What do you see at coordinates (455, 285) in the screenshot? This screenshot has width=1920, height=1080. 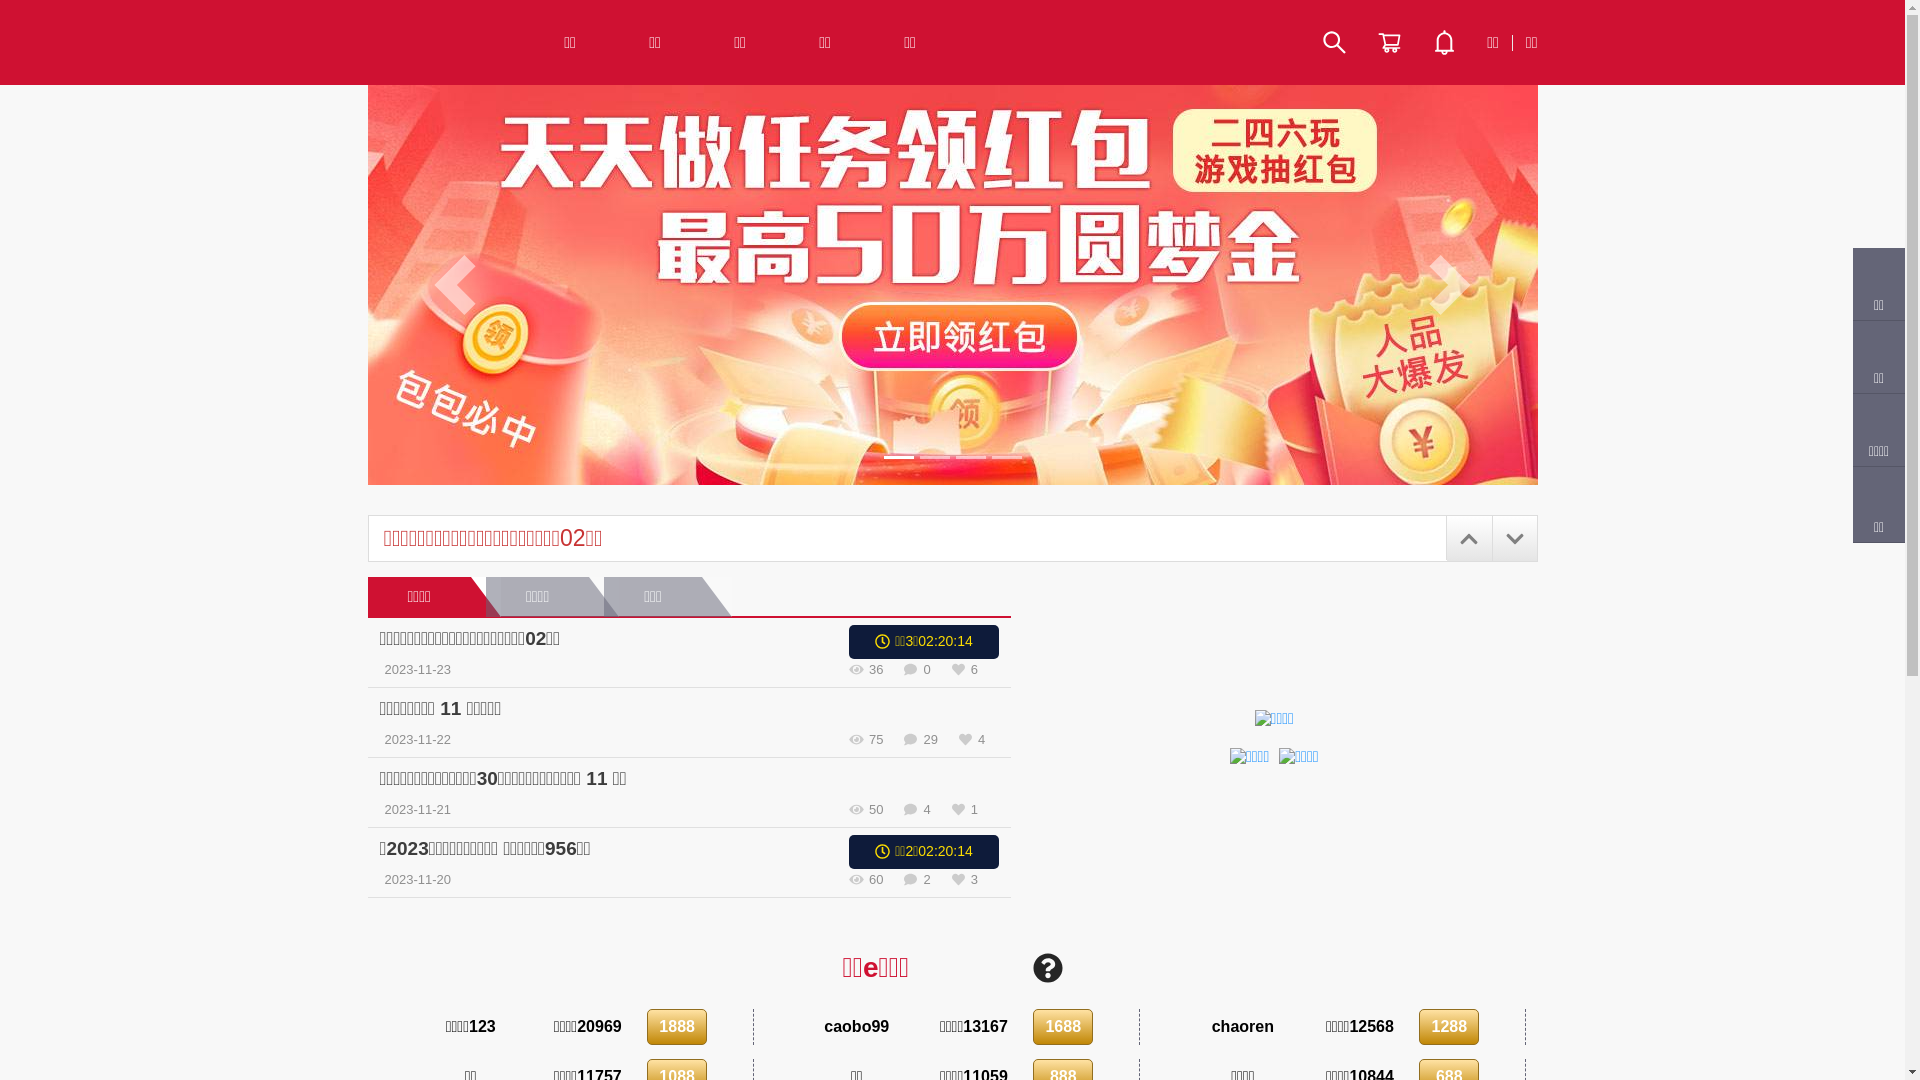 I see `'Previous'` at bounding box center [455, 285].